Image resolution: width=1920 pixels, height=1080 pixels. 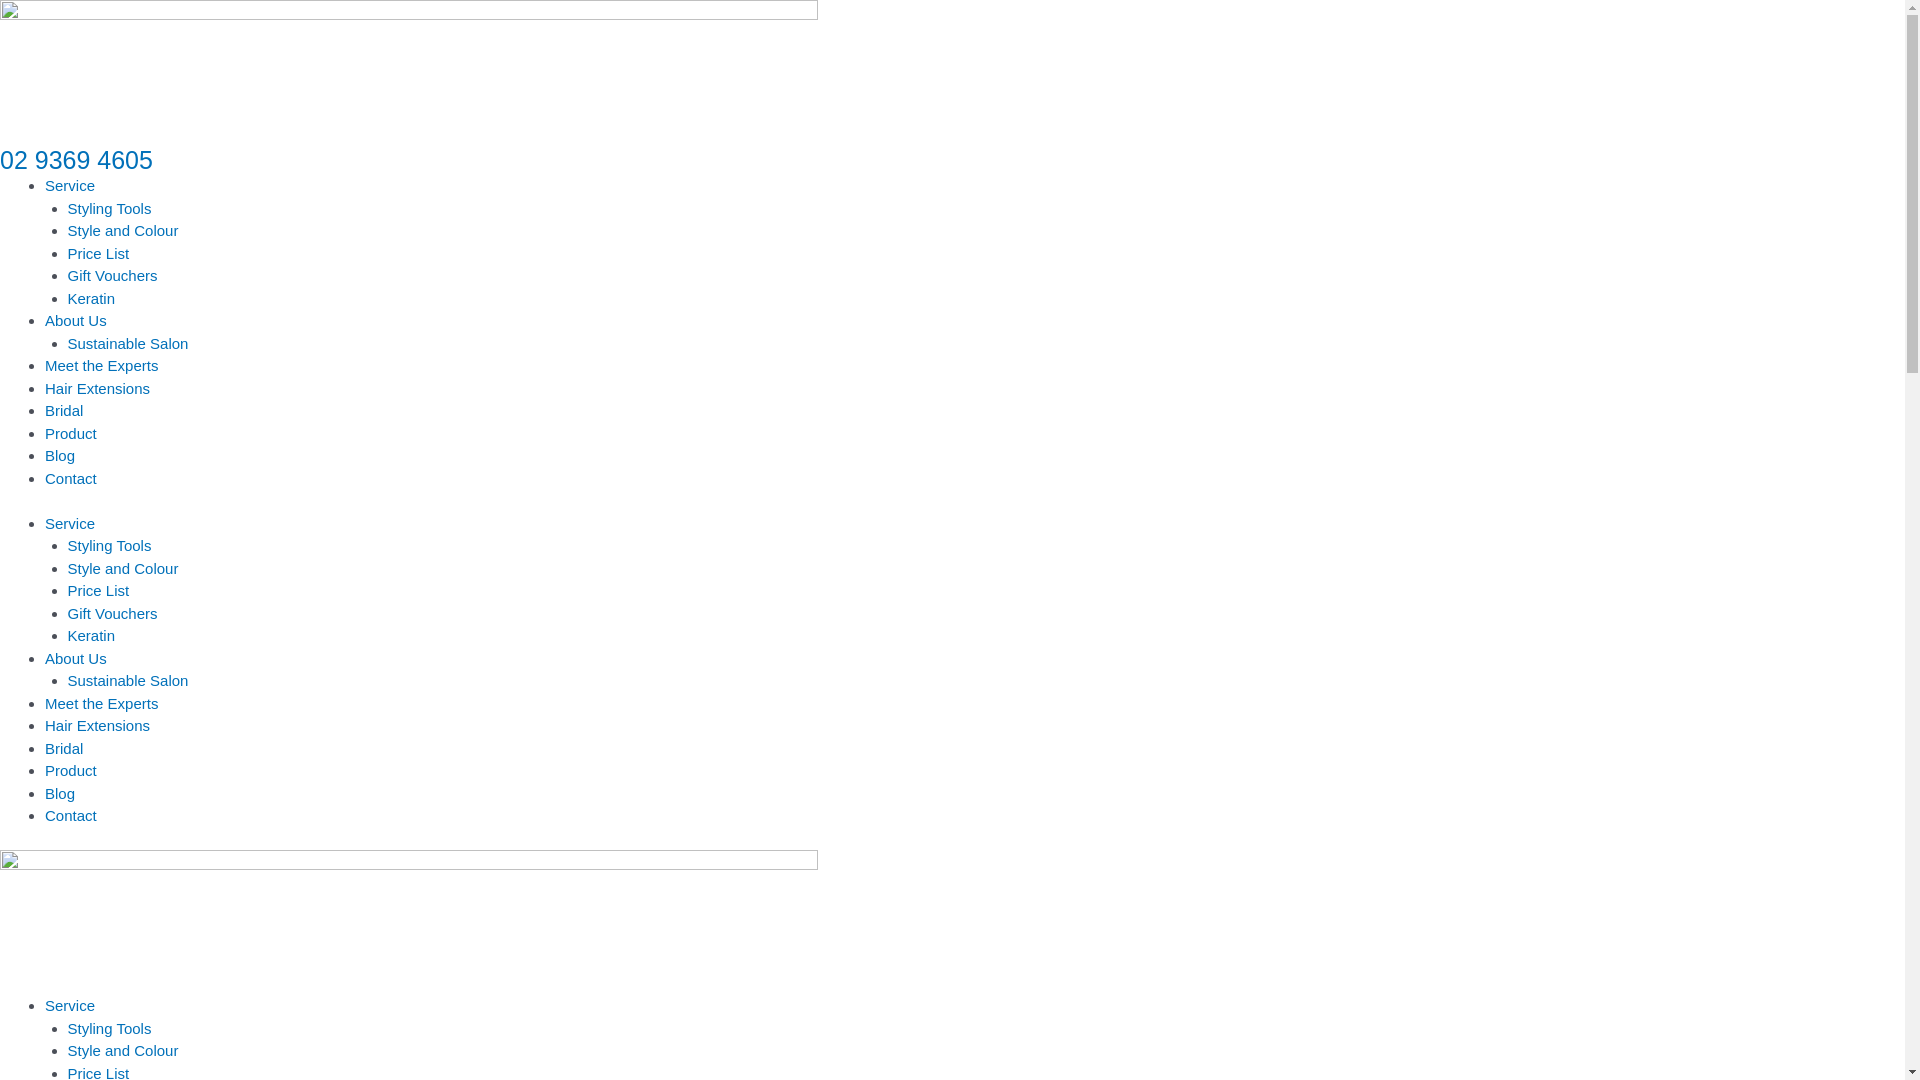 What do you see at coordinates (112, 275) in the screenshot?
I see `'Gift Vouchers'` at bounding box center [112, 275].